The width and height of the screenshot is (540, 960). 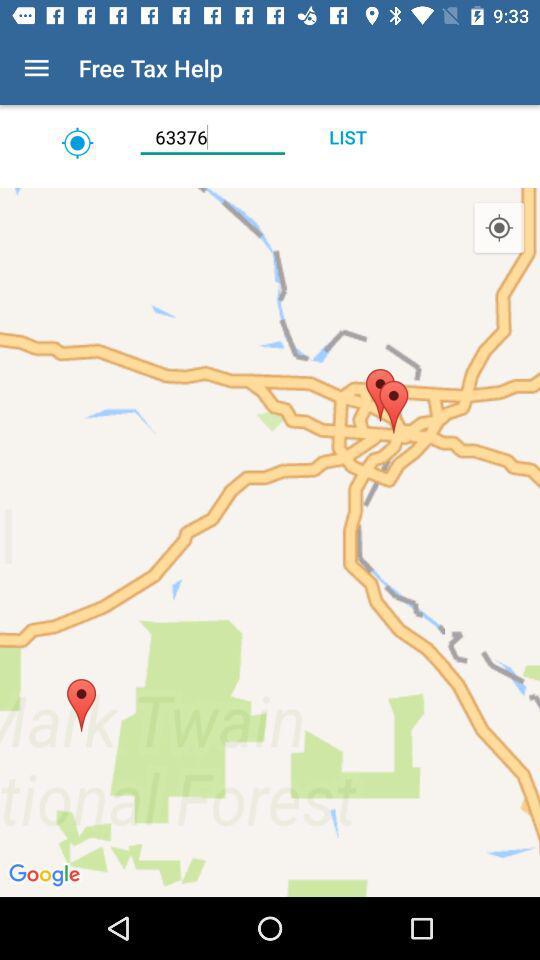 What do you see at coordinates (211, 136) in the screenshot?
I see `item below free tax help` at bounding box center [211, 136].